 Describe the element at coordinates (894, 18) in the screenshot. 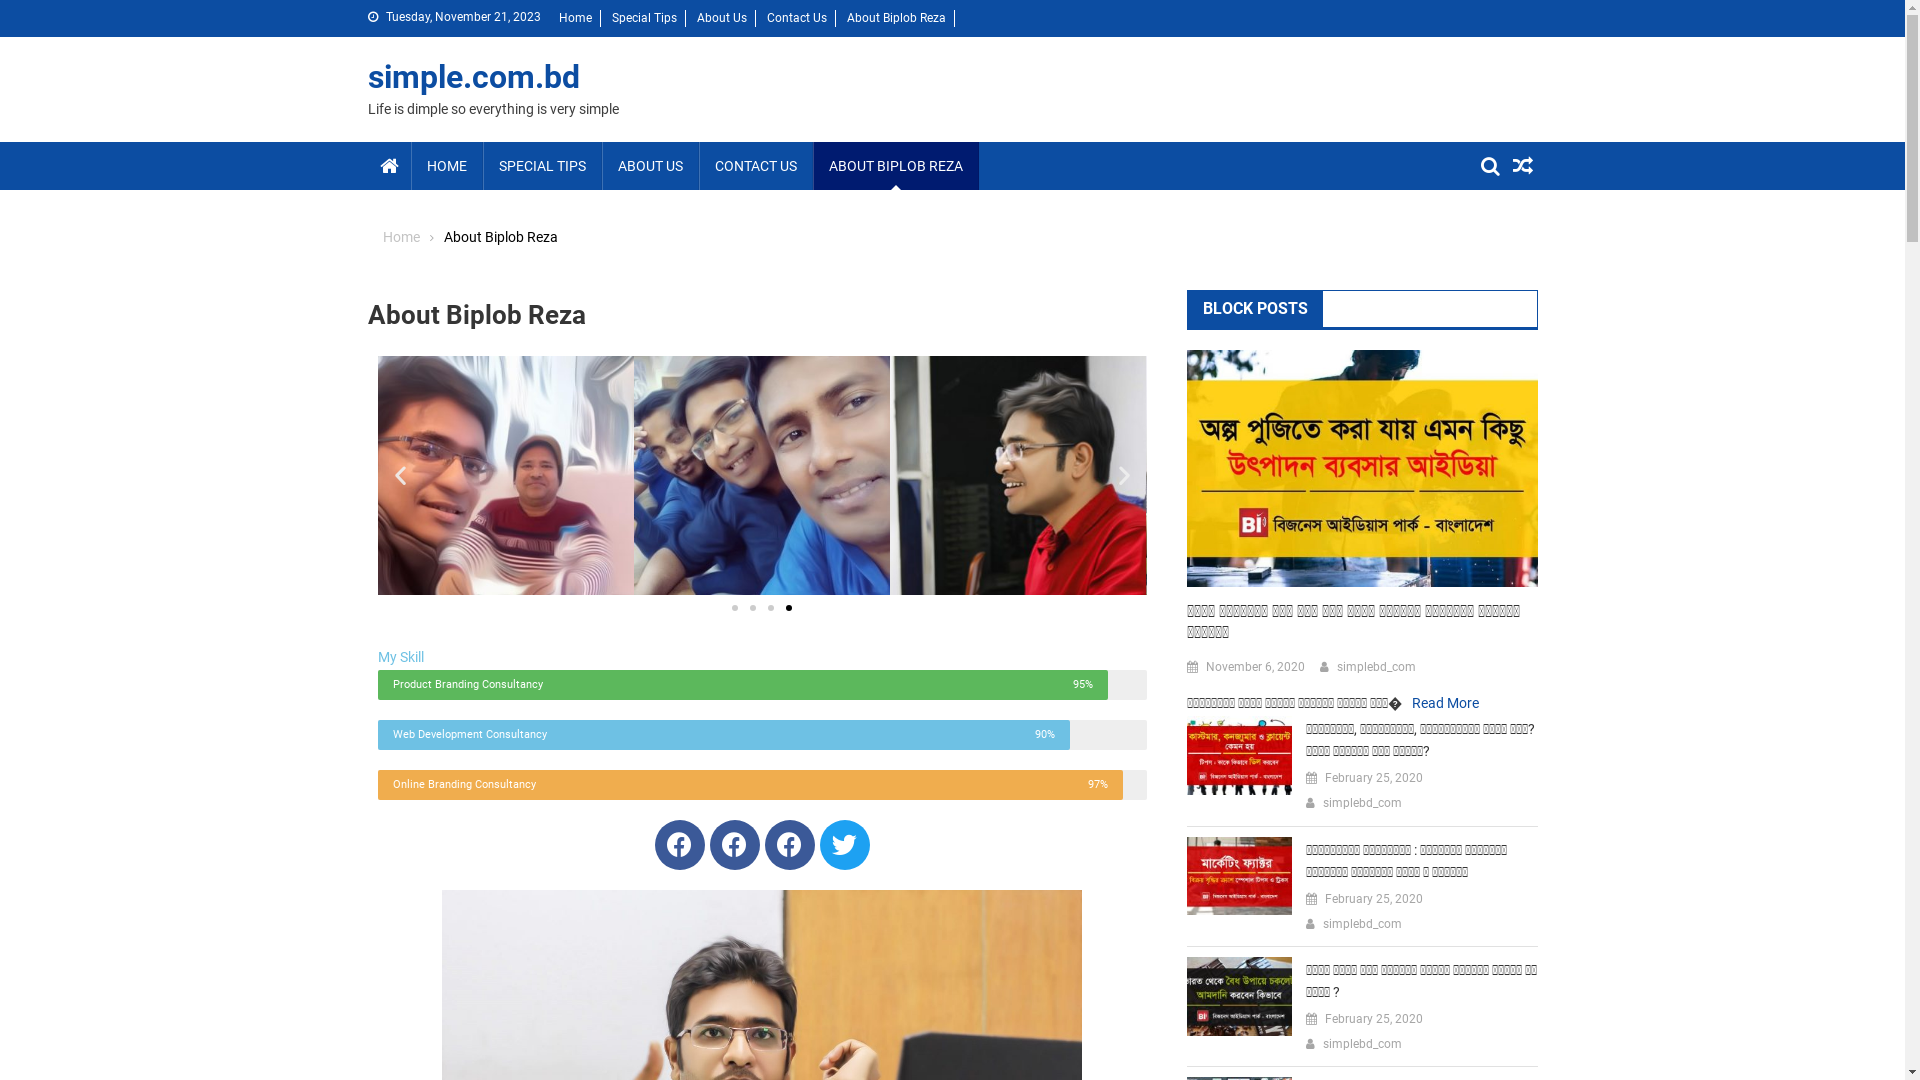

I see `'About Biplob Reza'` at that location.